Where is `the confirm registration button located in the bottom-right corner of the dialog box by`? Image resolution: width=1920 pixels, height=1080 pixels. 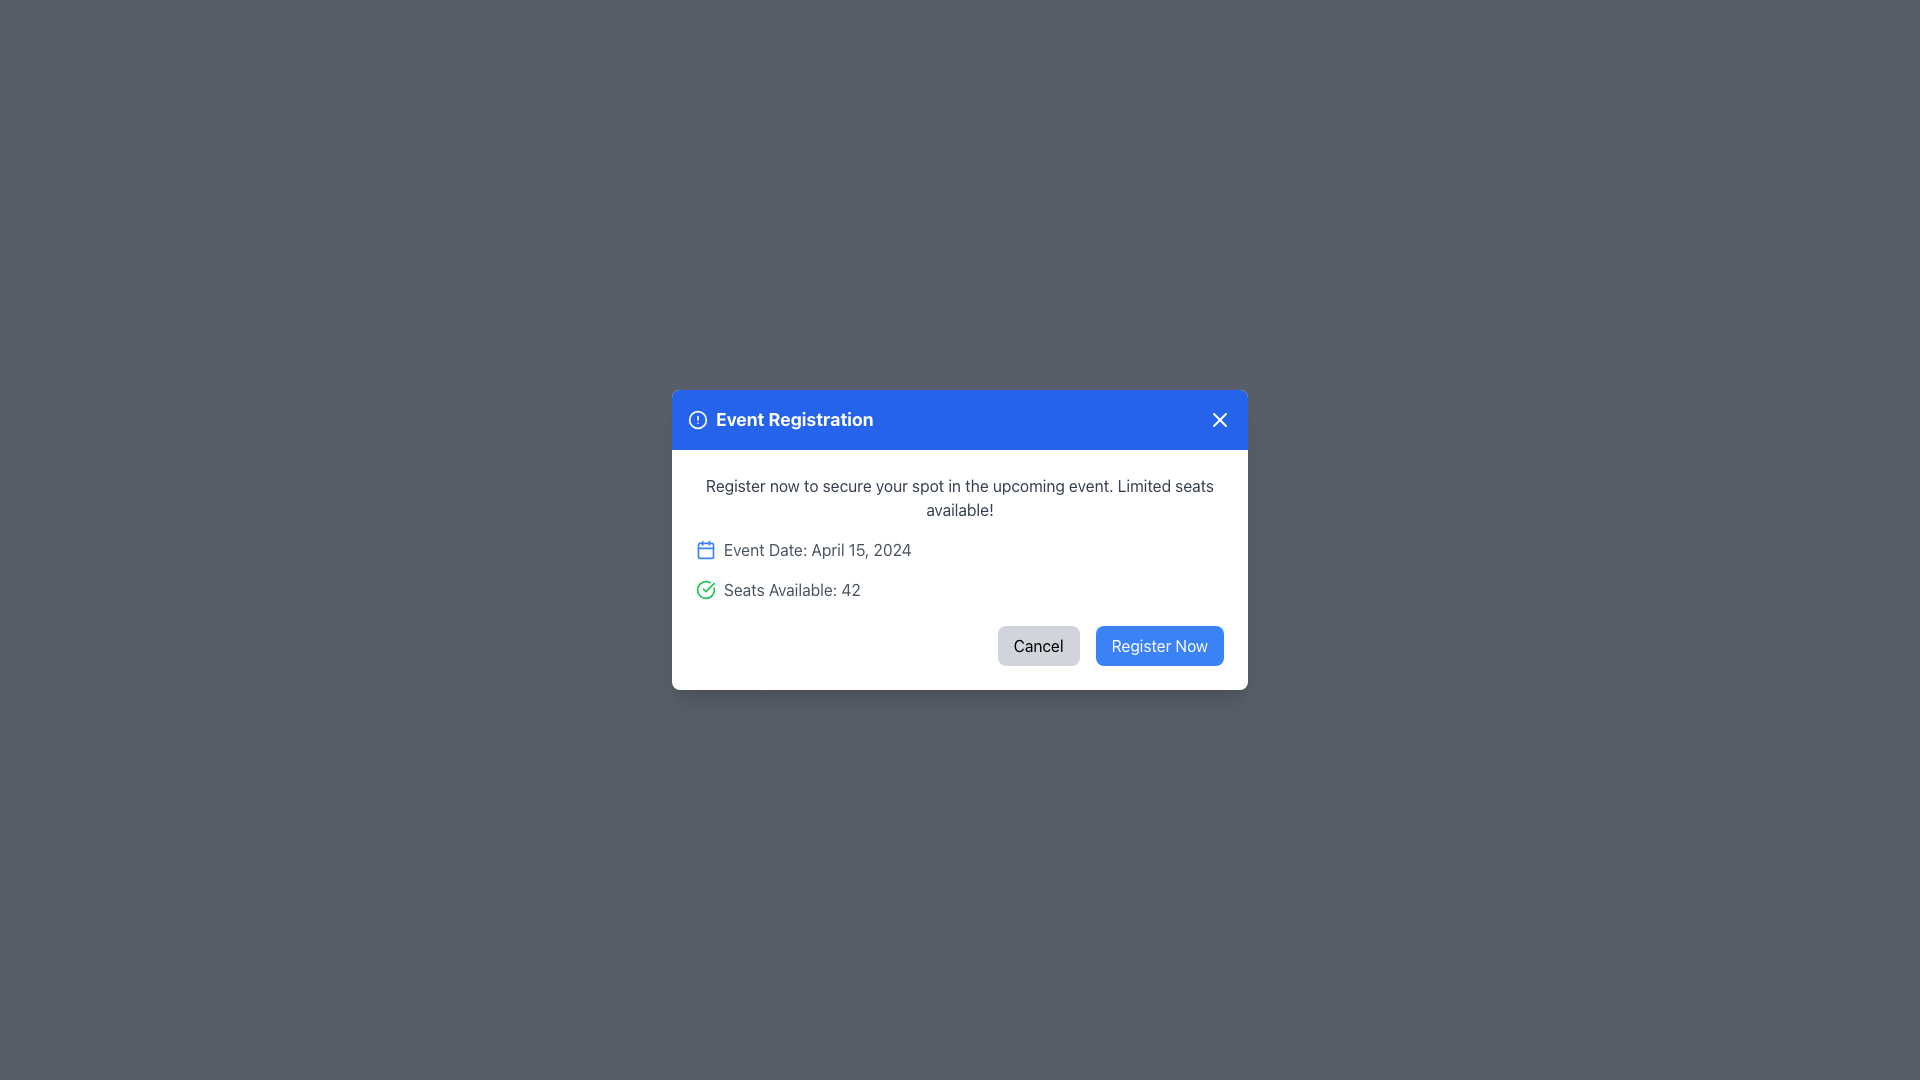
the confirm registration button located in the bottom-right corner of the dialog box by is located at coordinates (1159, 645).